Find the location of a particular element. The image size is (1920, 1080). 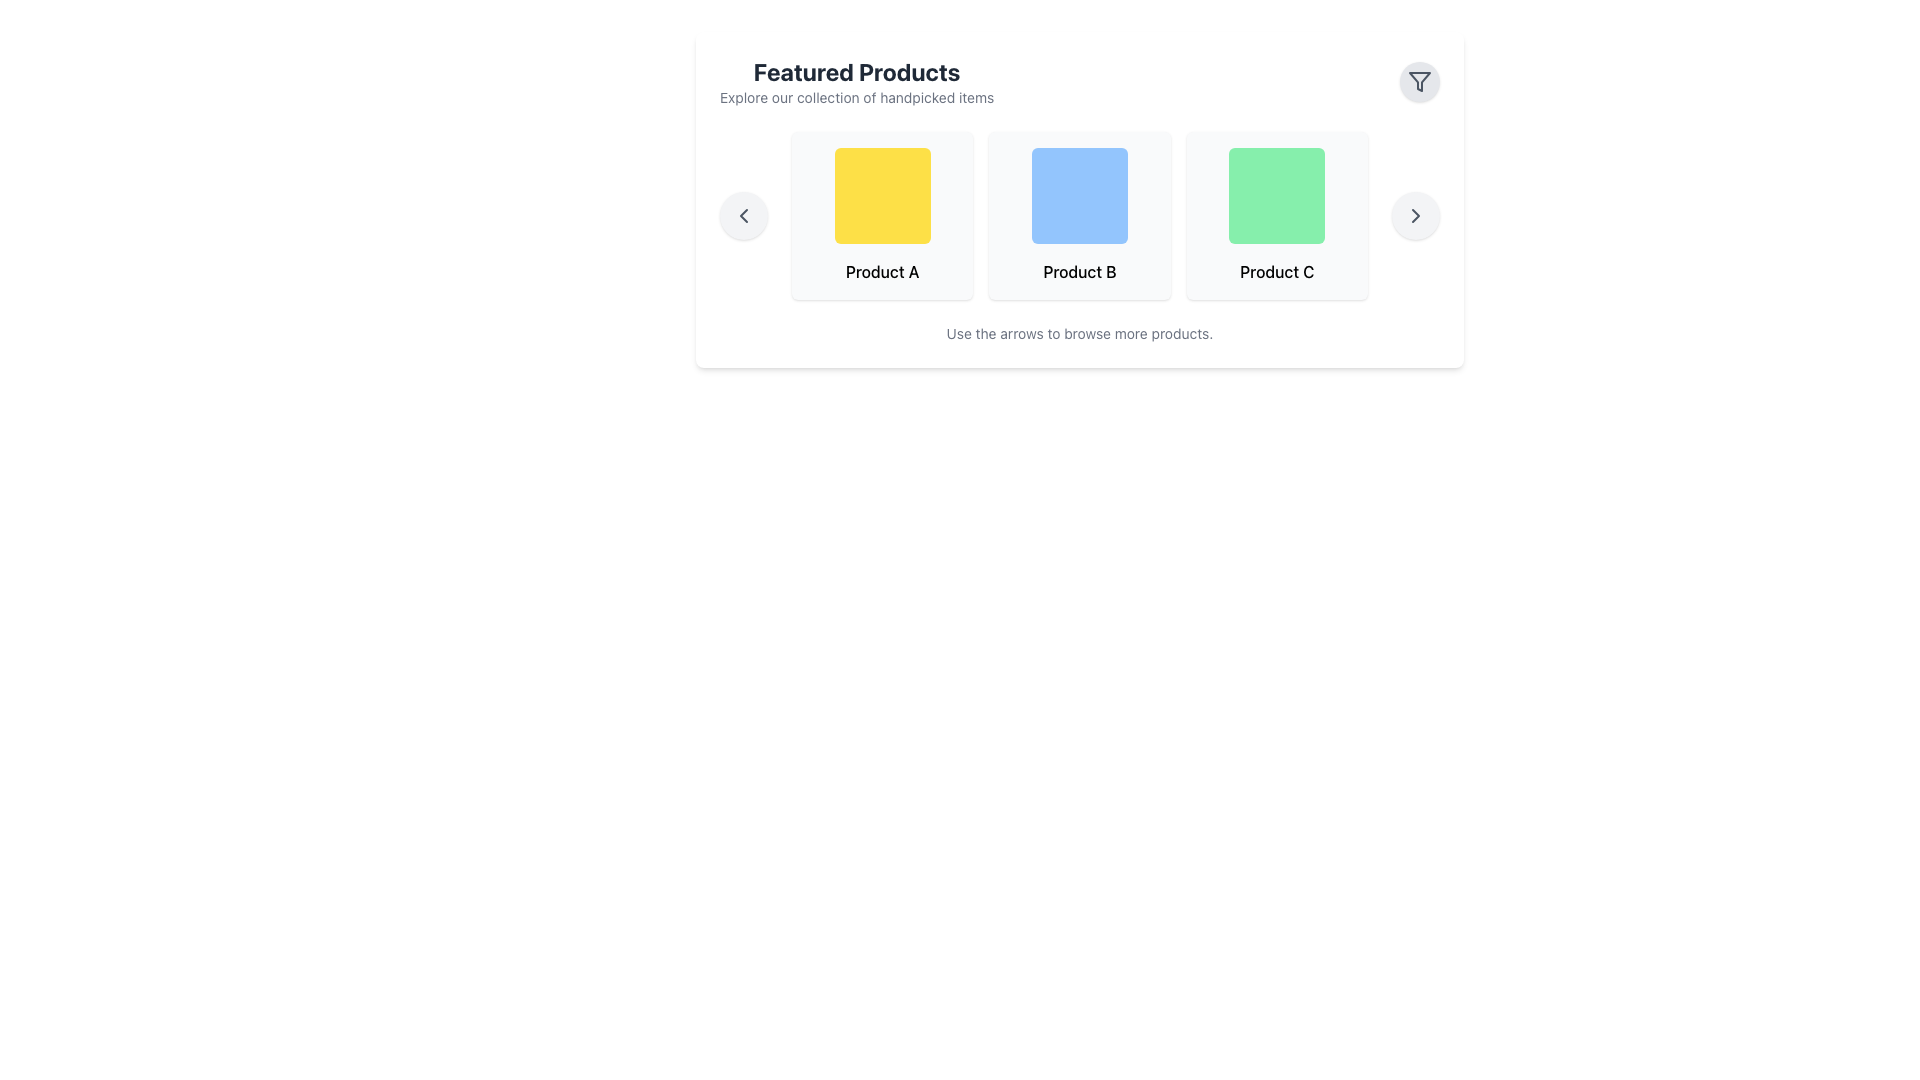

the left-pointing chevron arrow icon within the left navigation button of the carousel interface for the 'Featured Products' section through keyboard navigation is located at coordinates (743, 216).